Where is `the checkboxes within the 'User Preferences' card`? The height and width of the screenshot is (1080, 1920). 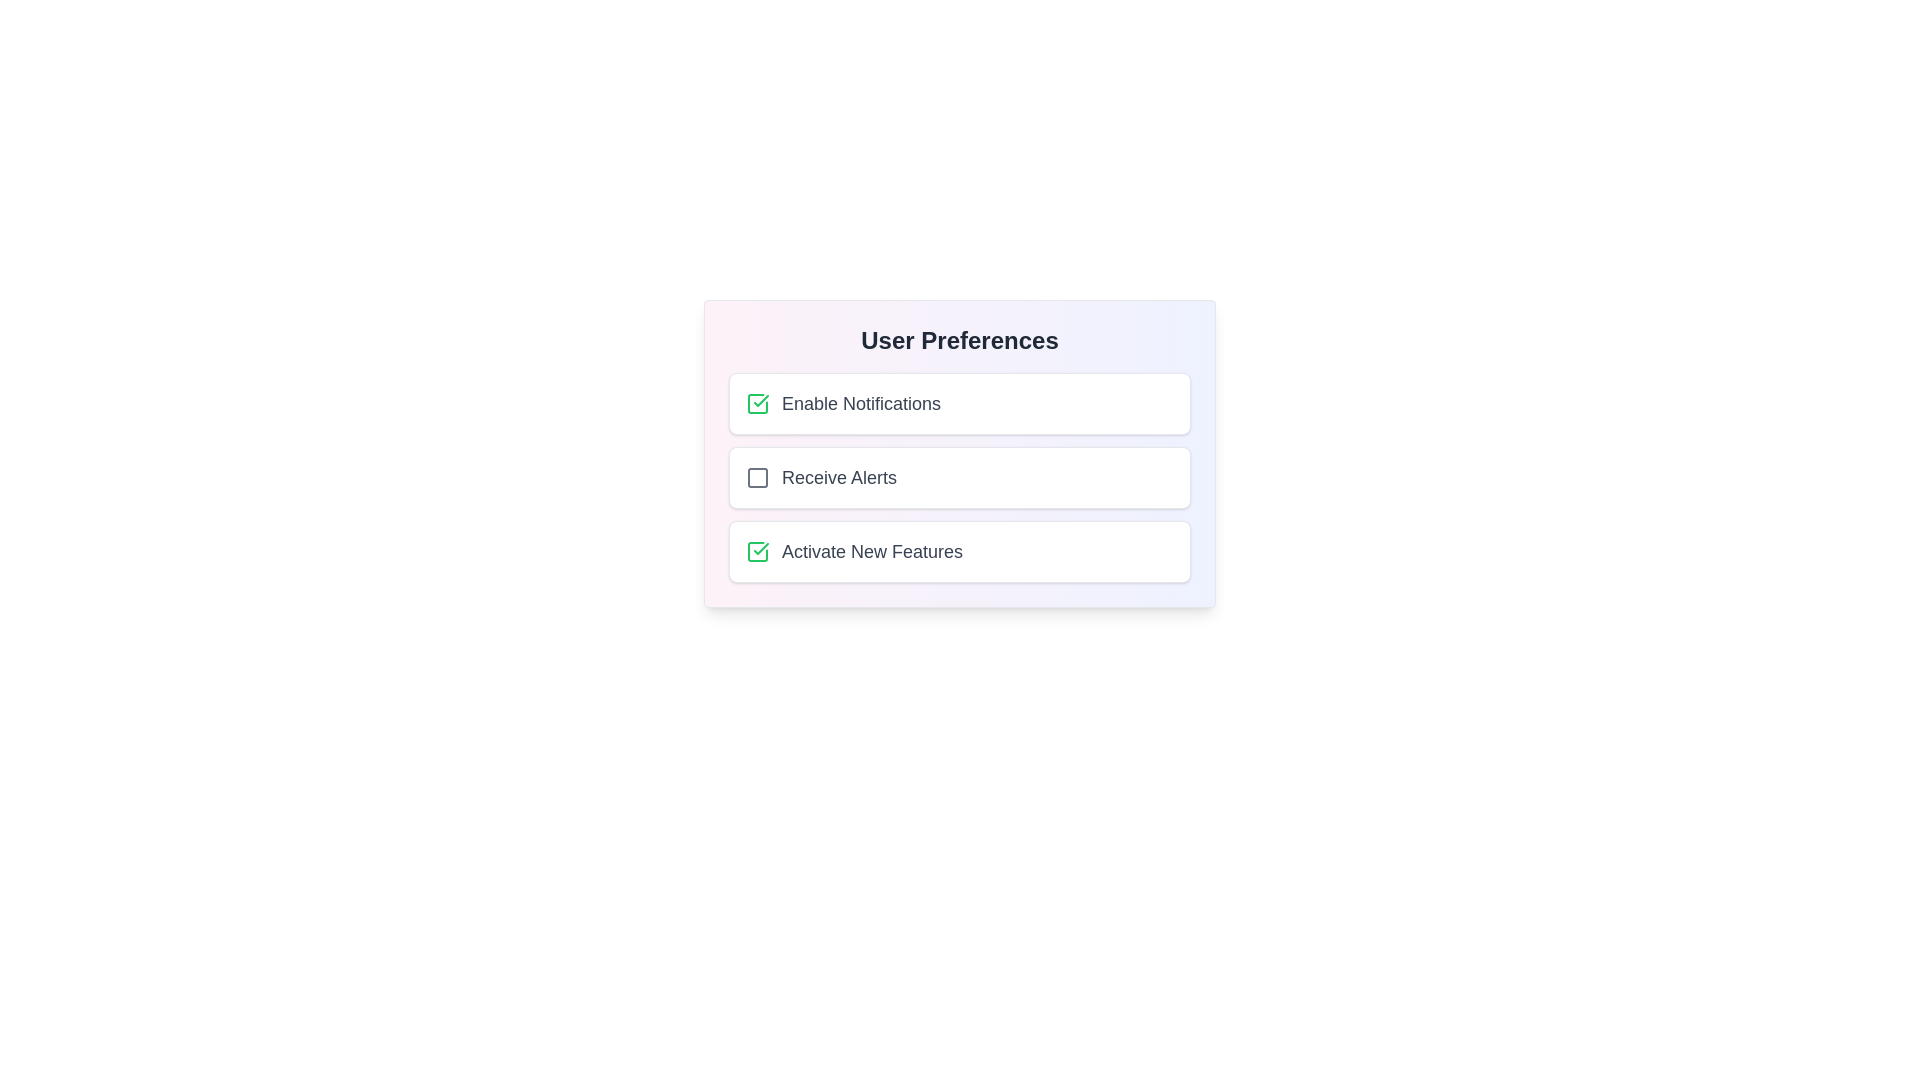
the checkboxes within the 'User Preferences' card is located at coordinates (960, 454).